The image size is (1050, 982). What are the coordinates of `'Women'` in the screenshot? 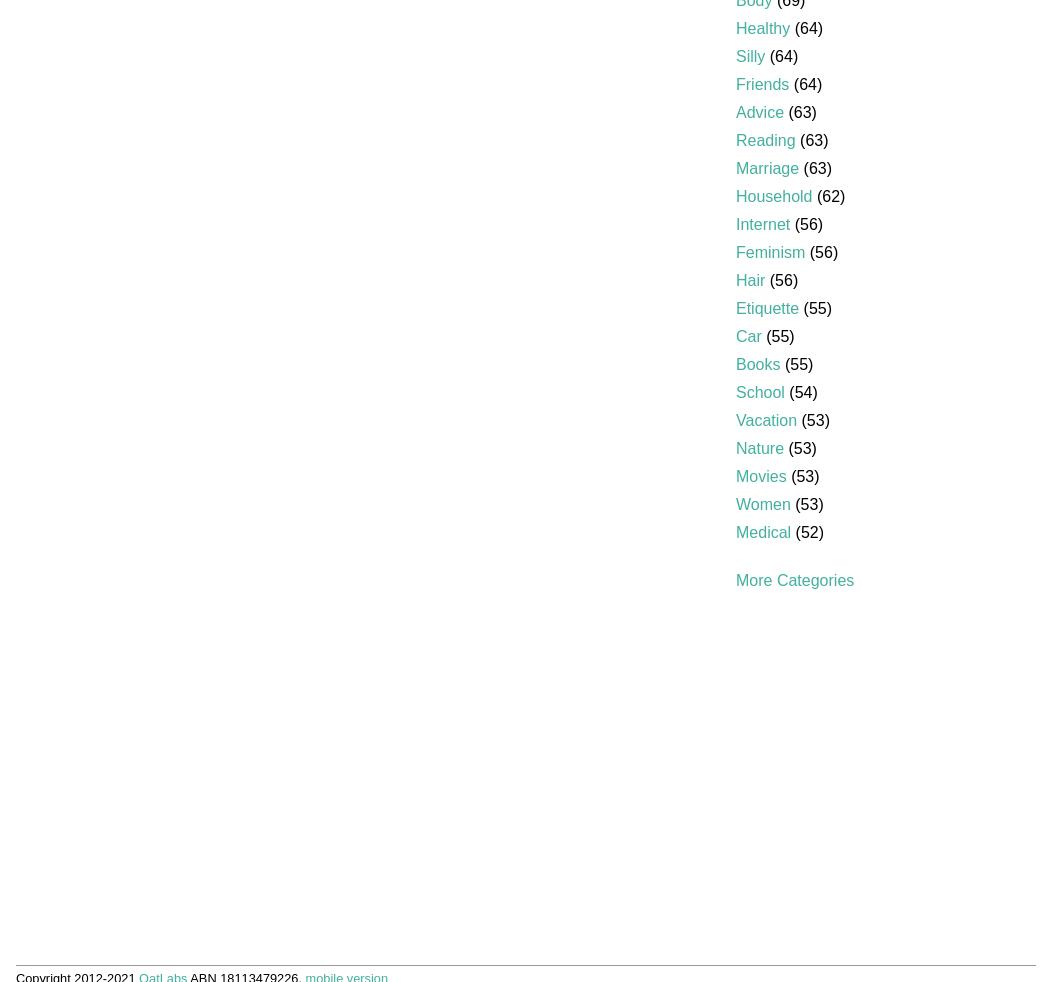 It's located at (735, 503).